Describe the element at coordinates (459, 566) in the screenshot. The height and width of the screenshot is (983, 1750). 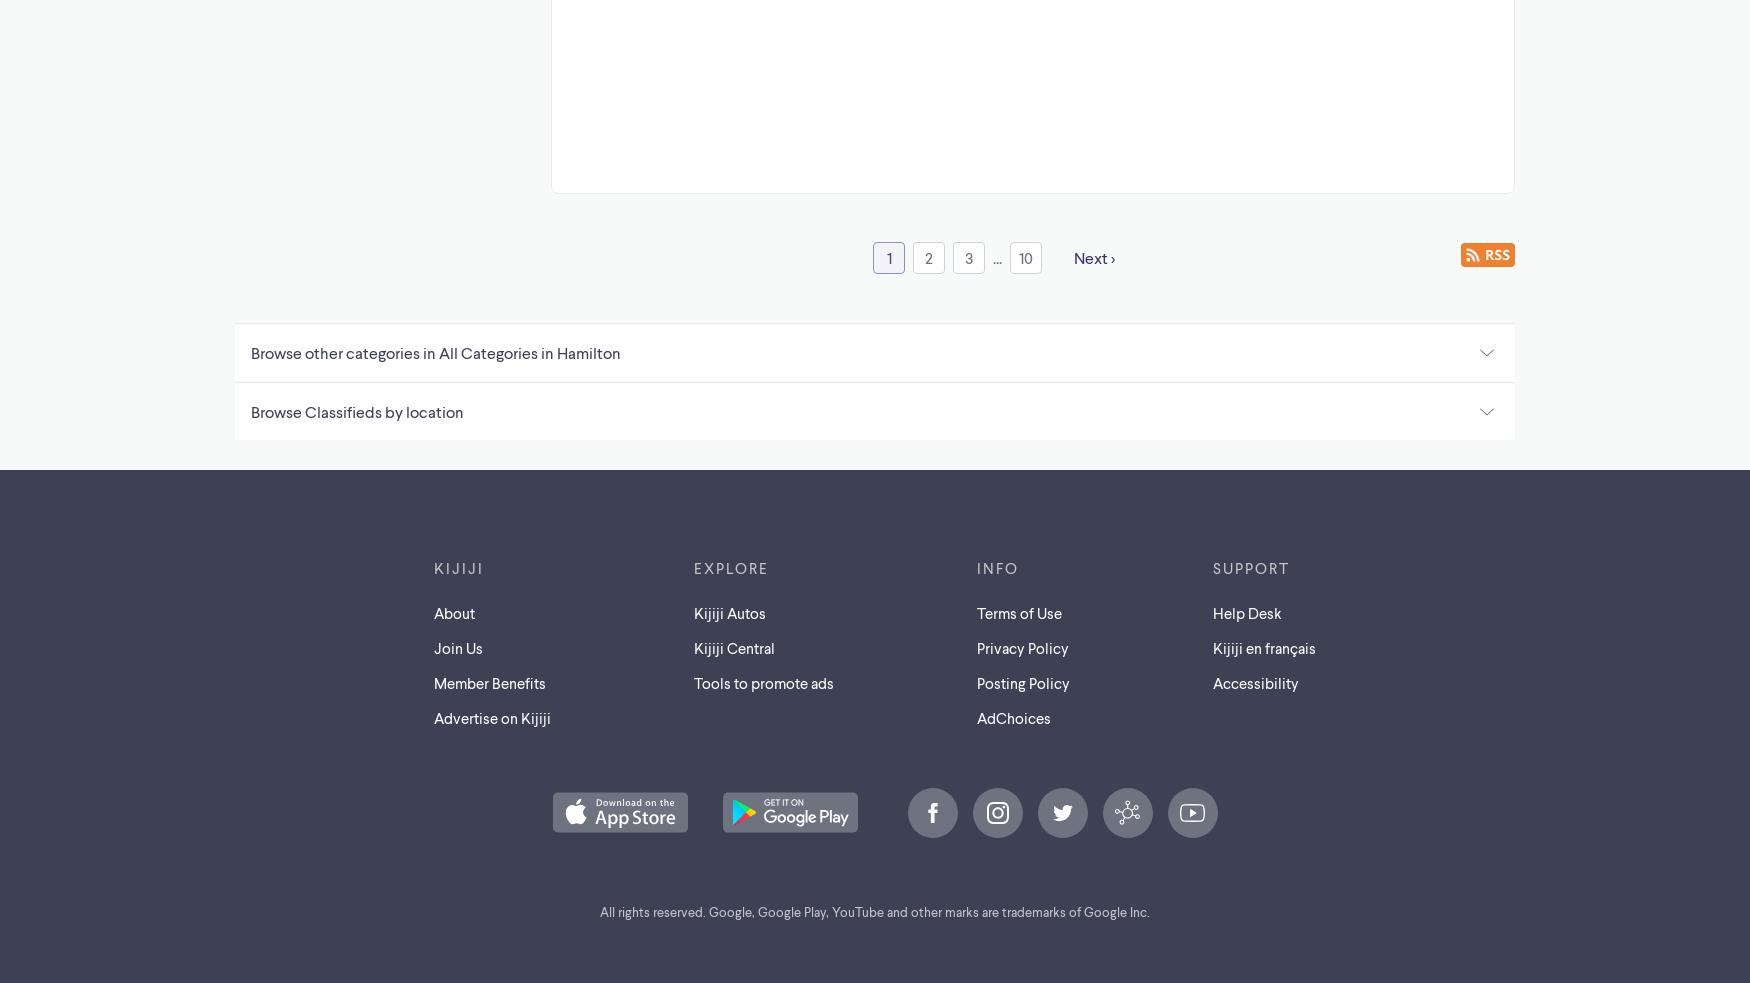
I see `'Kijiji'` at that location.